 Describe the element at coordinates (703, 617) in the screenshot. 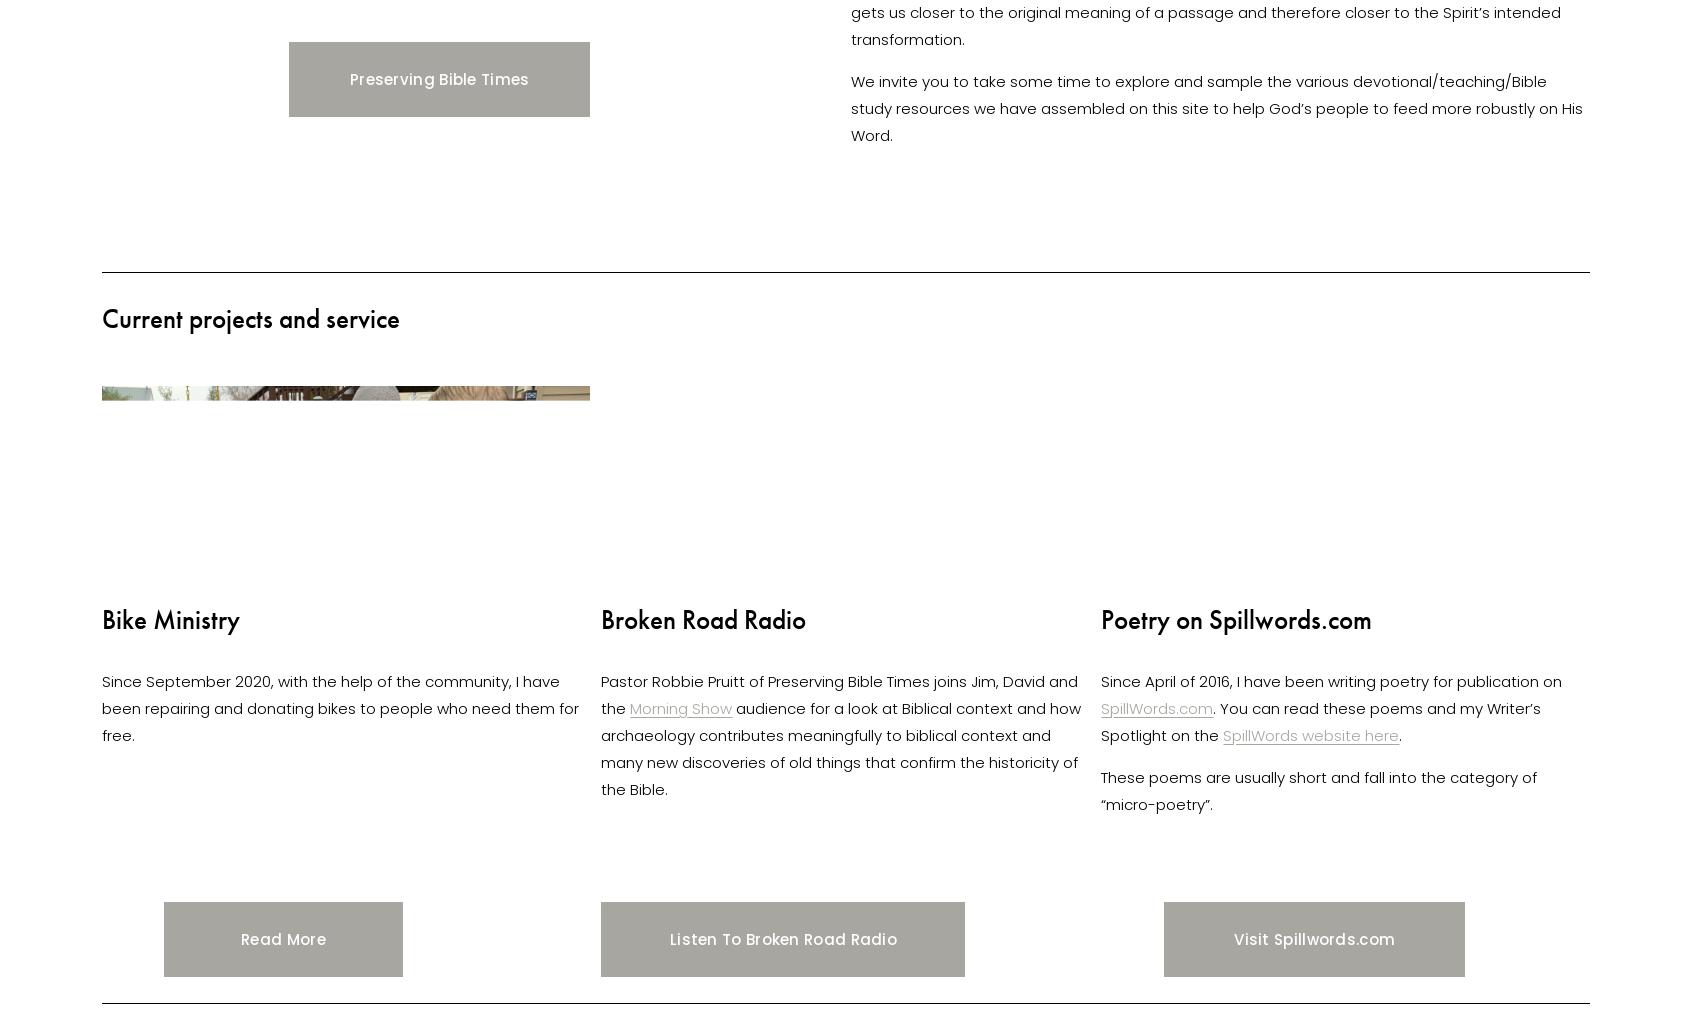

I see `'Broken Road Radio'` at that location.